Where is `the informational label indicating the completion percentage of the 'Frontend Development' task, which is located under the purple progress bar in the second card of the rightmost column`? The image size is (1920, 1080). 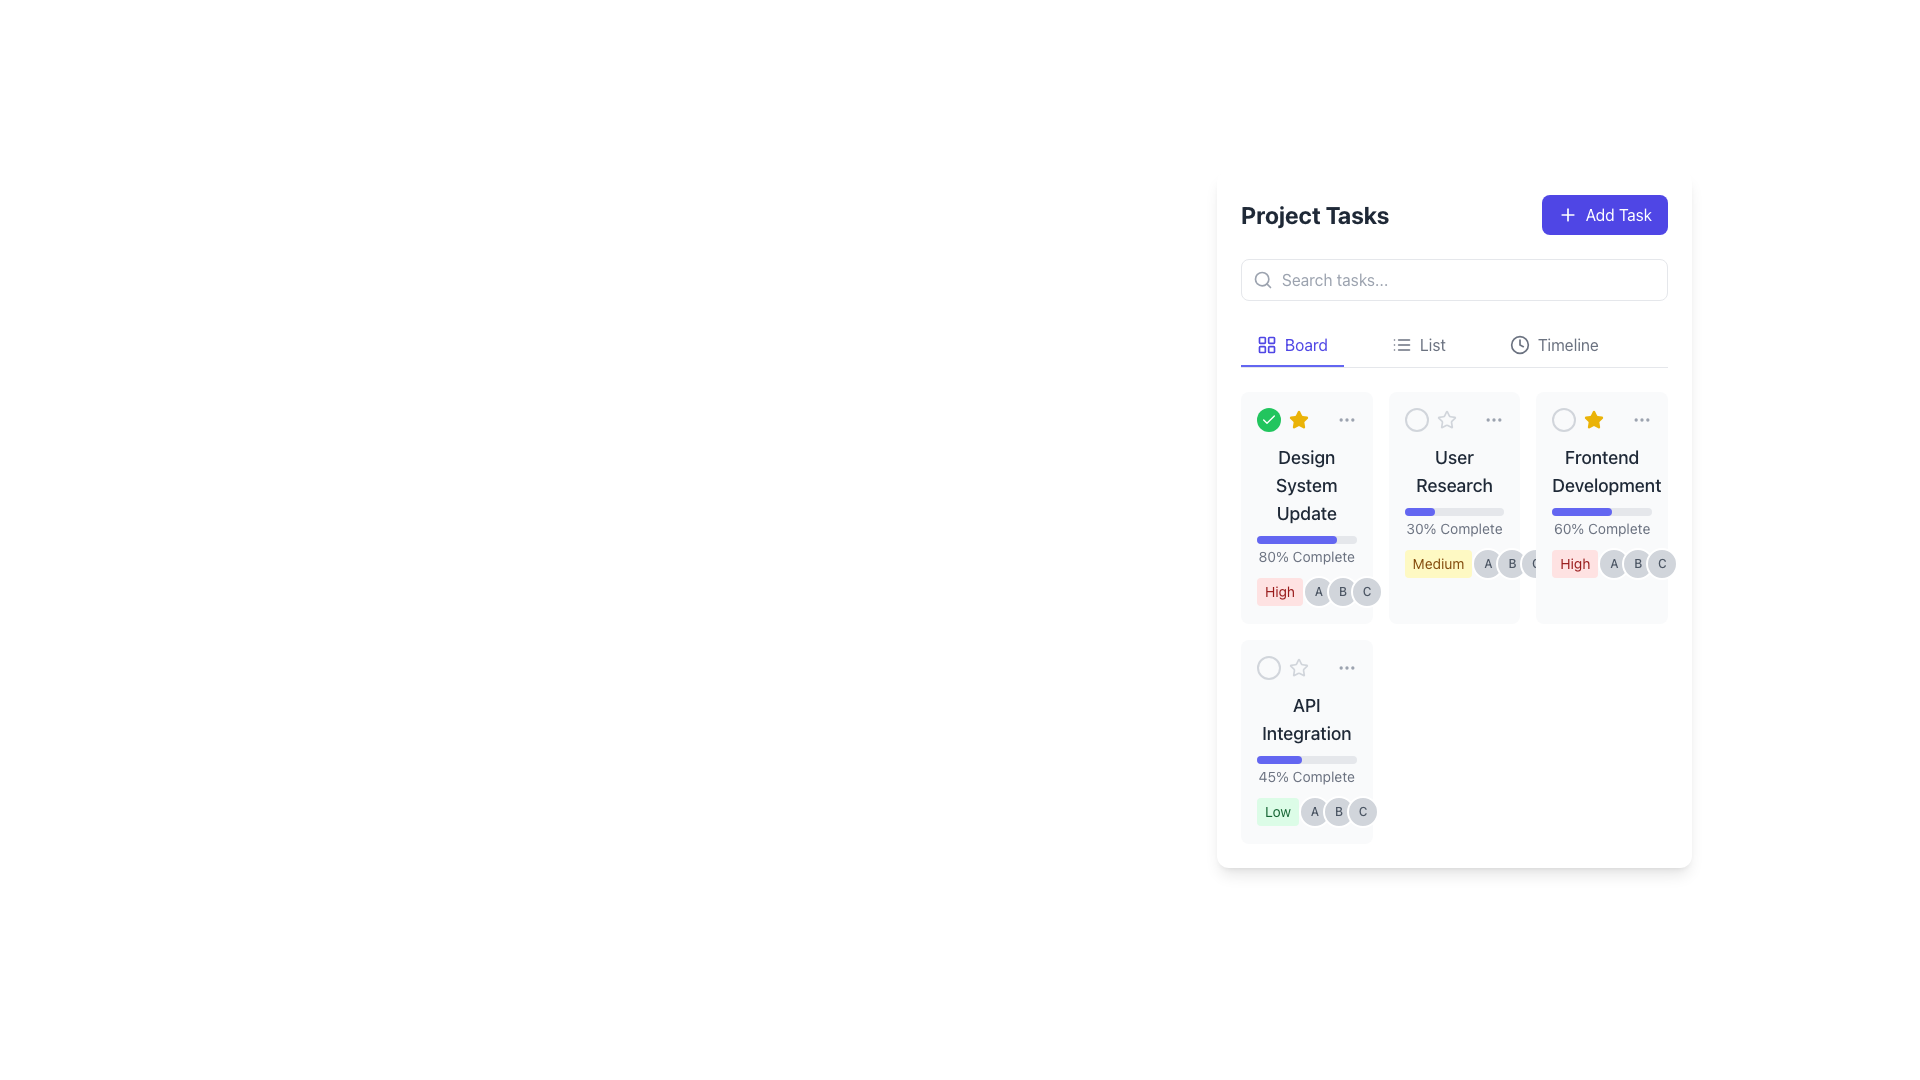 the informational label indicating the completion percentage of the 'Frontend Development' task, which is located under the purple progress bar in the second card of the rightmost column is located at coordinates (1602, 523).